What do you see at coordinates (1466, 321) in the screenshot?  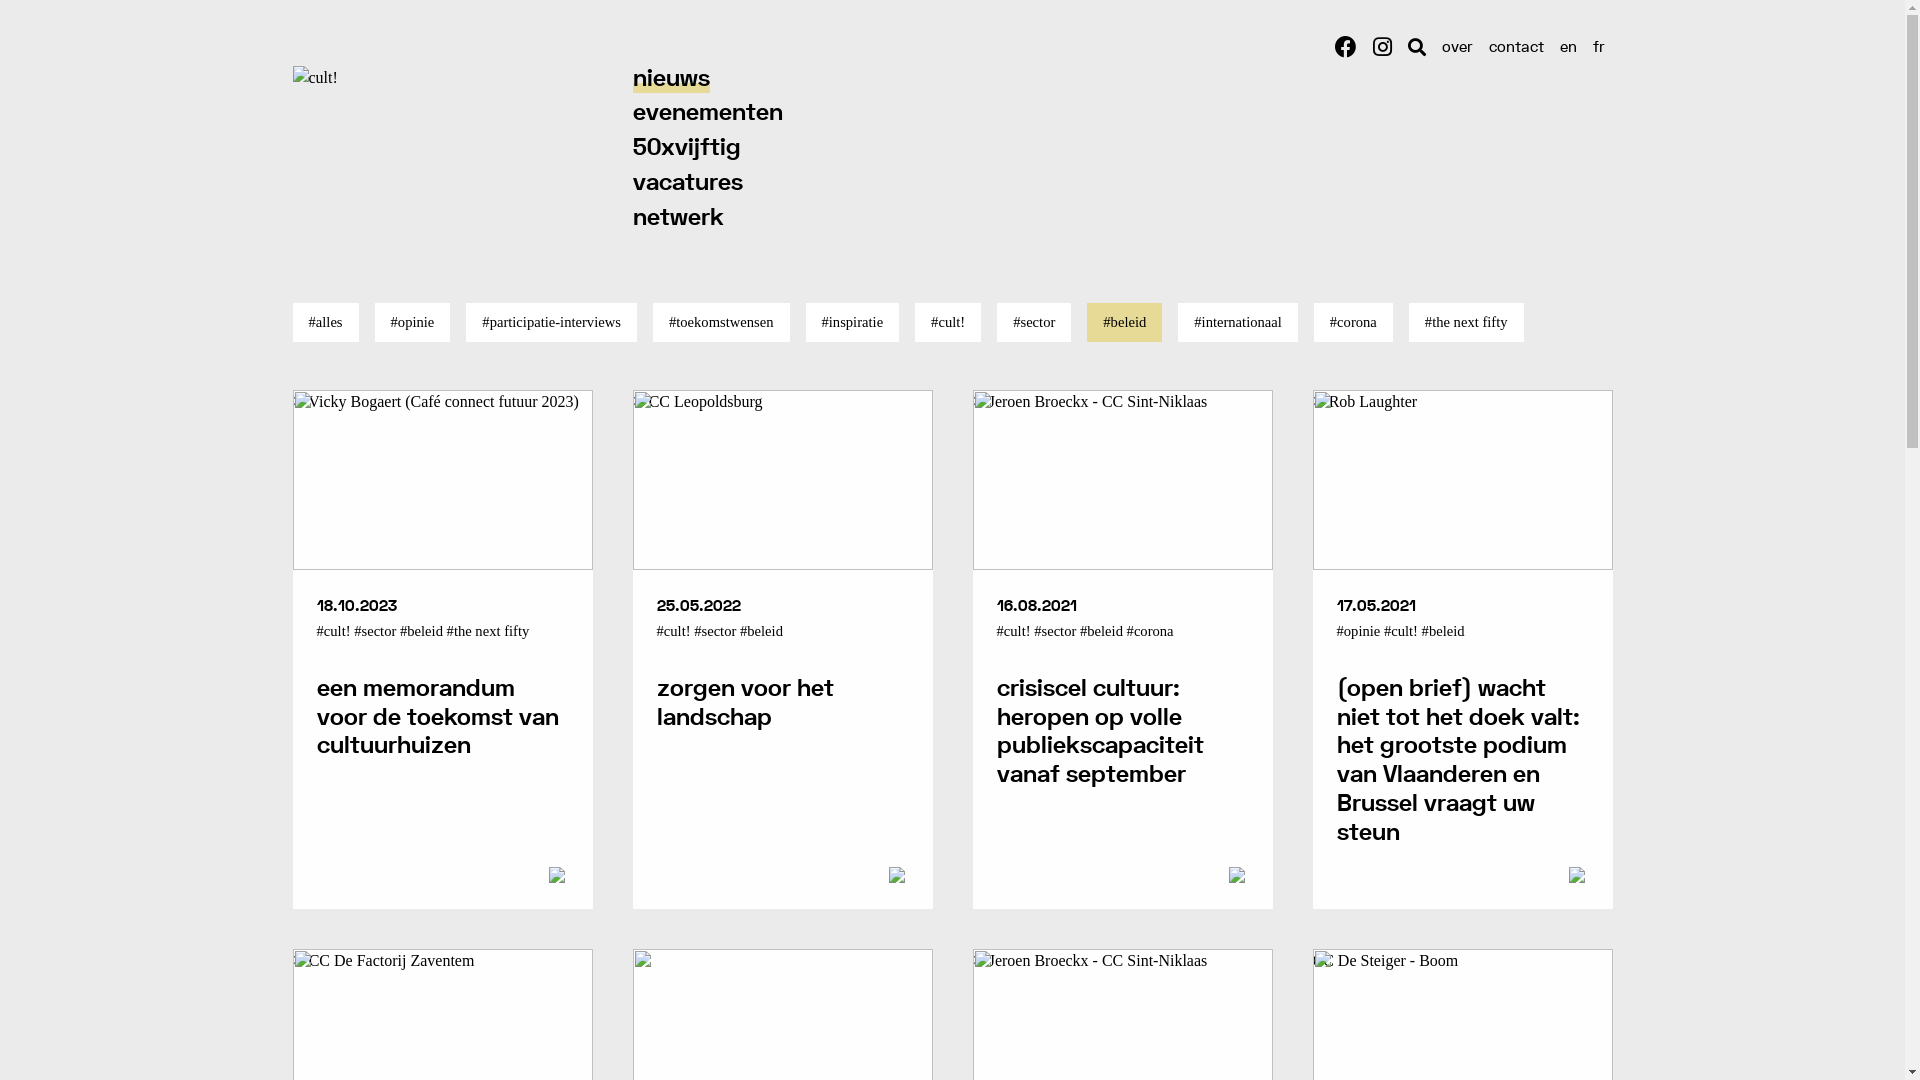 I see `'#the next fifty'` at bounding box center [1466, 321].